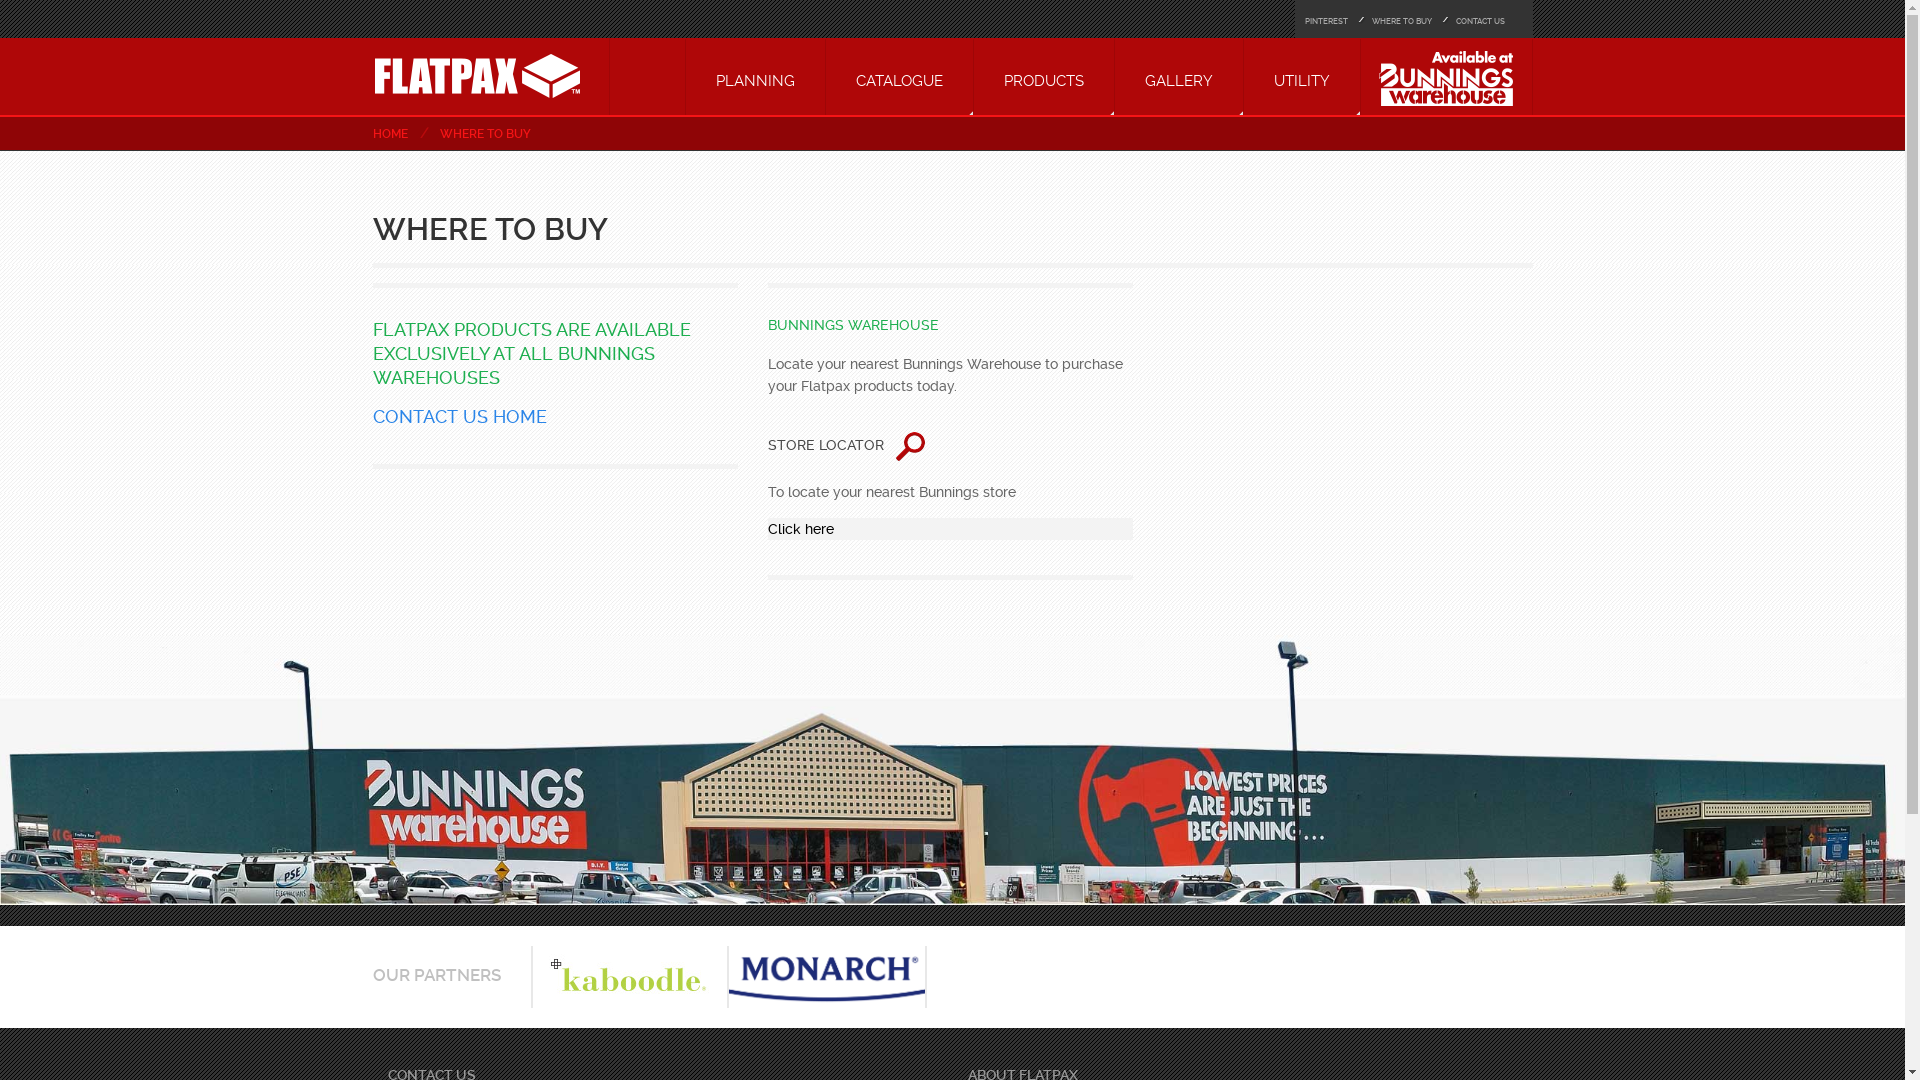 This screenshot has height=1080, width=1920. I want to click on 'GALLERY', so click(1177, 76).